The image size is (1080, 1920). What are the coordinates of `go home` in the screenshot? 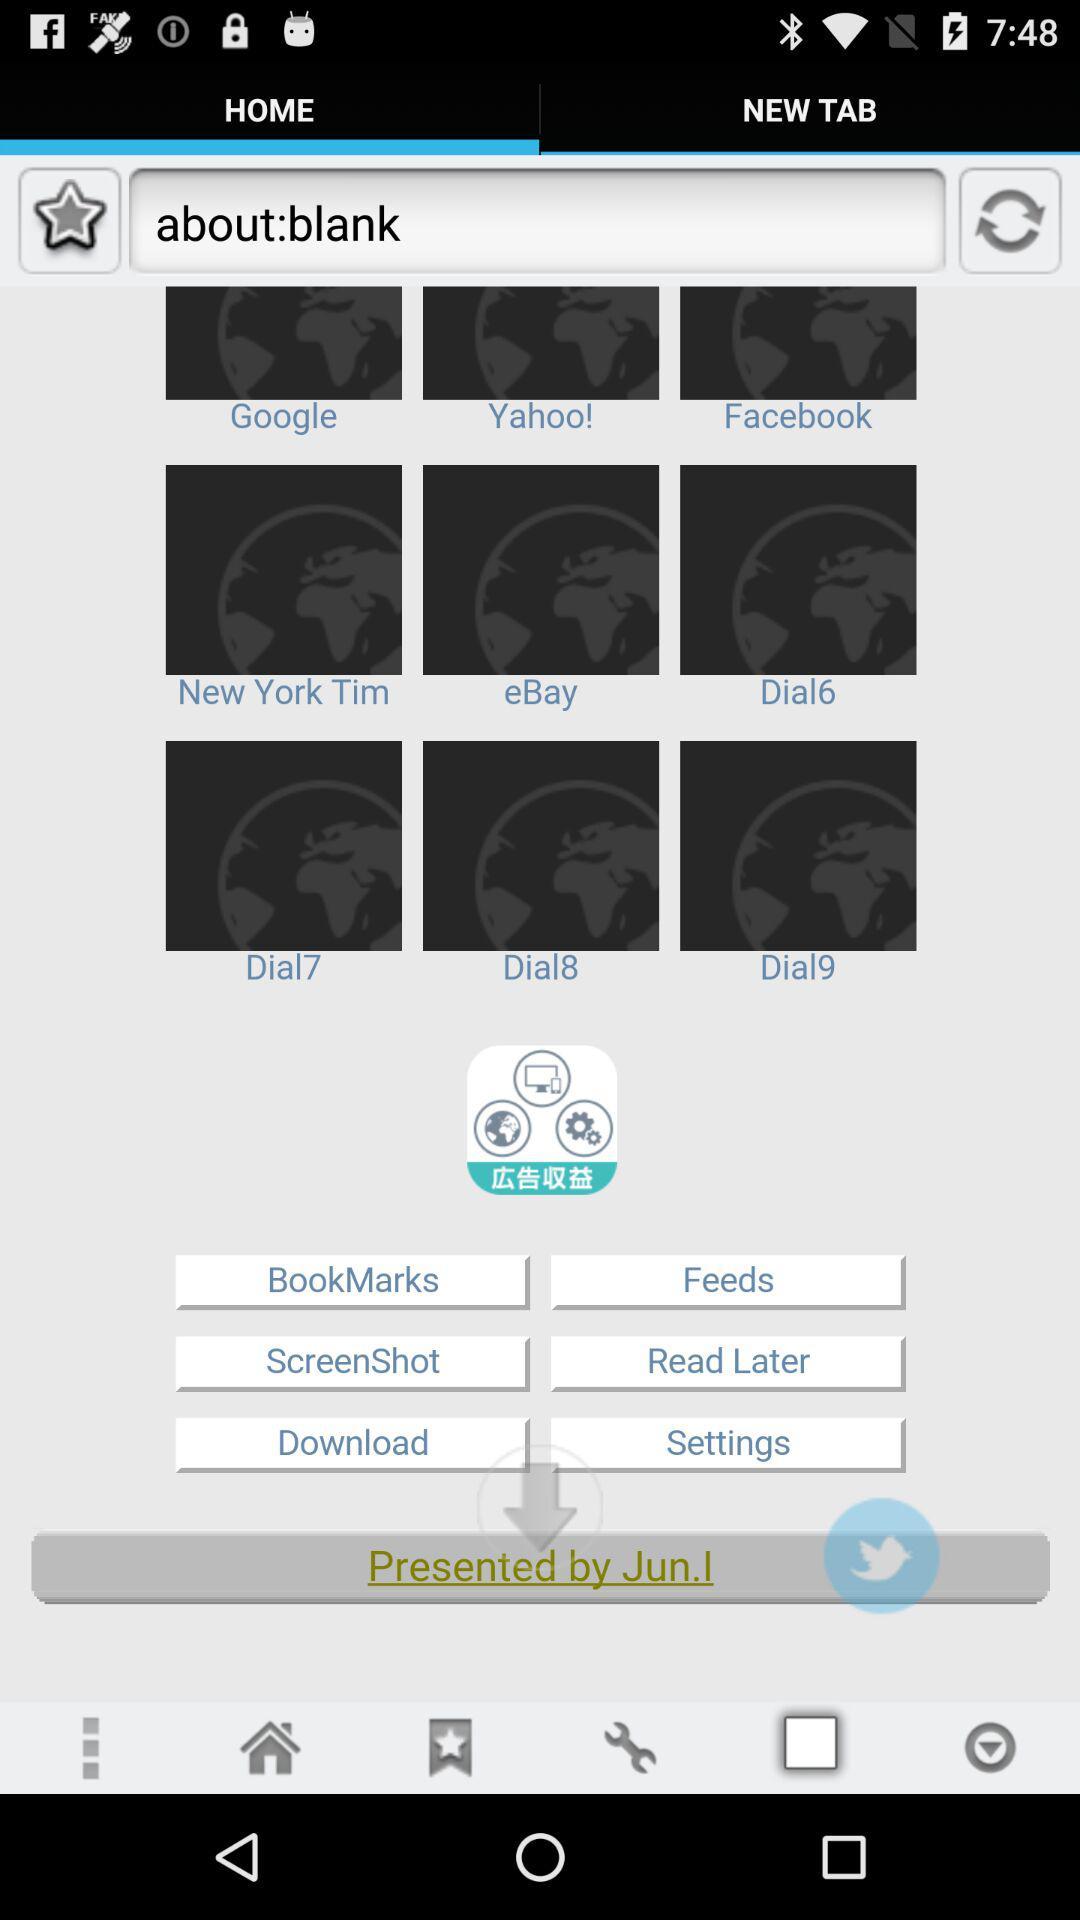 It's located at (270, 1746).